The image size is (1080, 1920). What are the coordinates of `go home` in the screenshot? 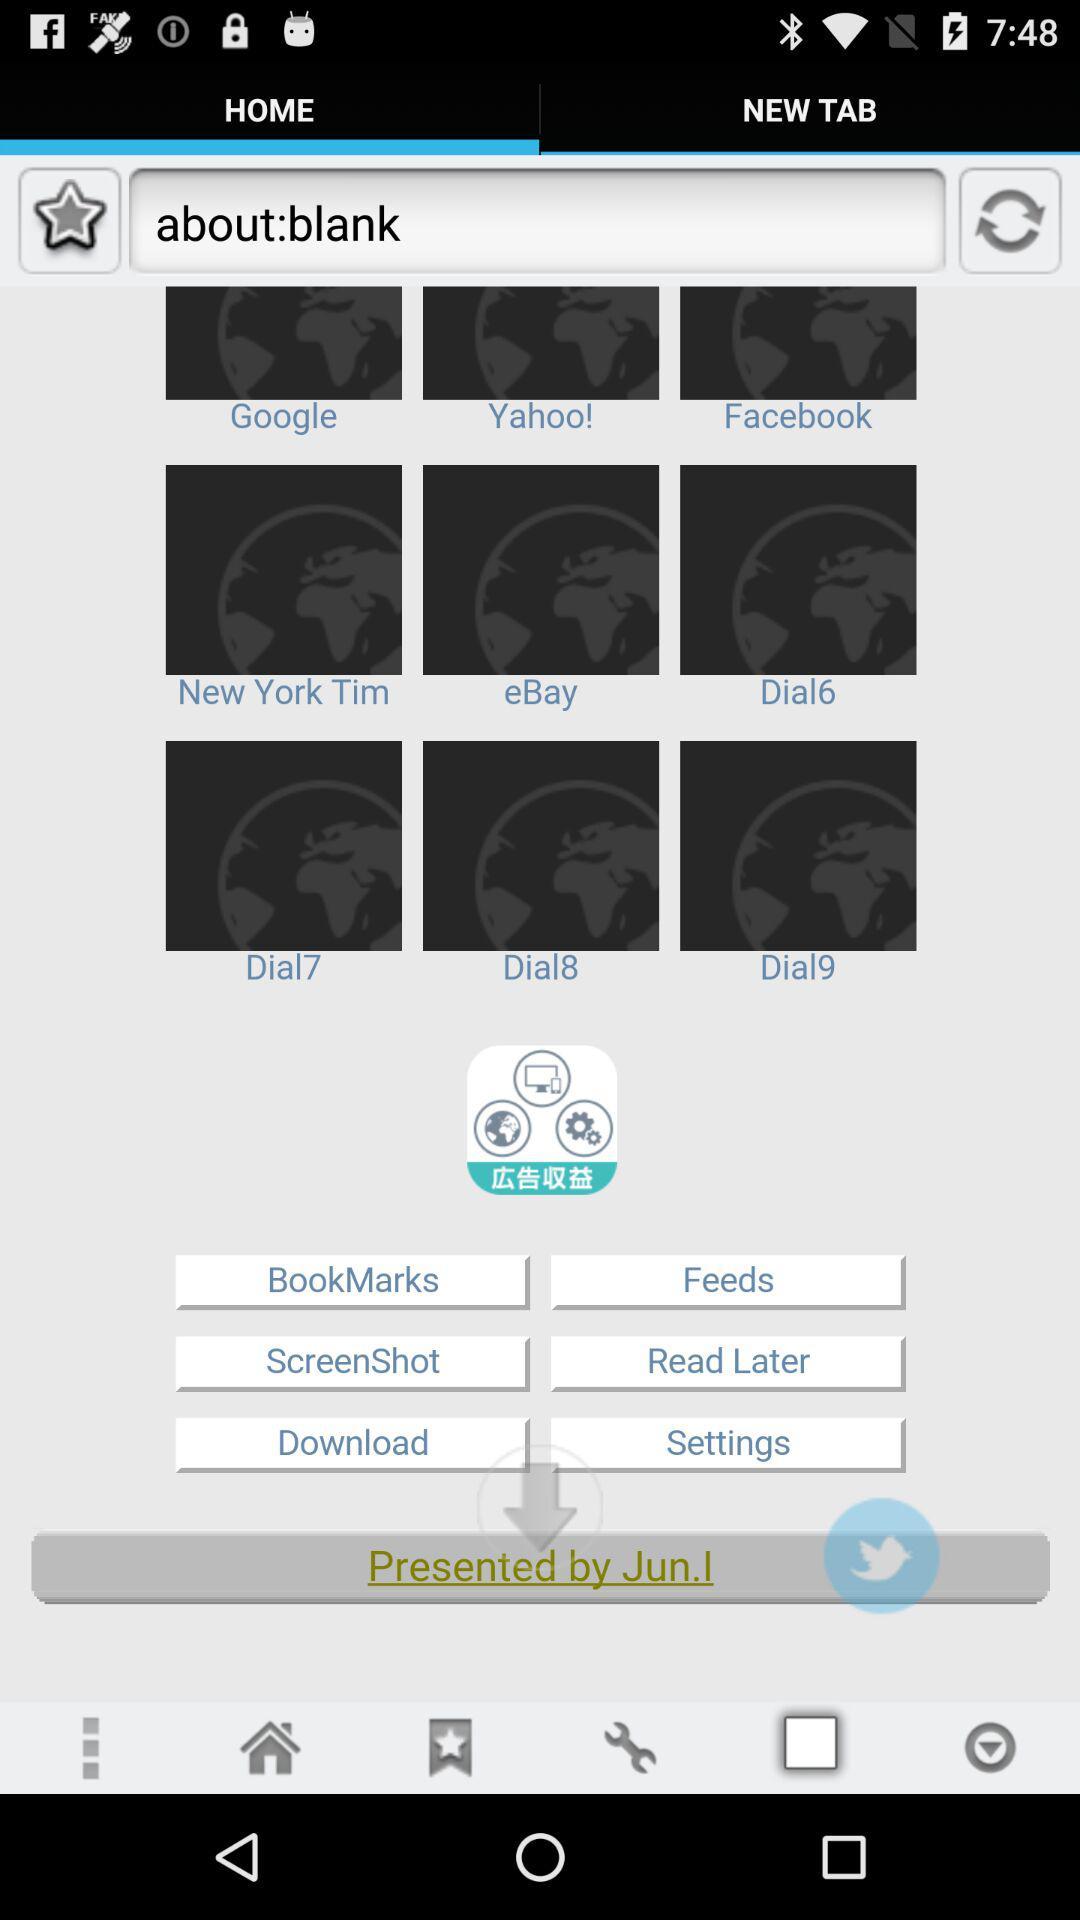 It's located at (270, 1746).